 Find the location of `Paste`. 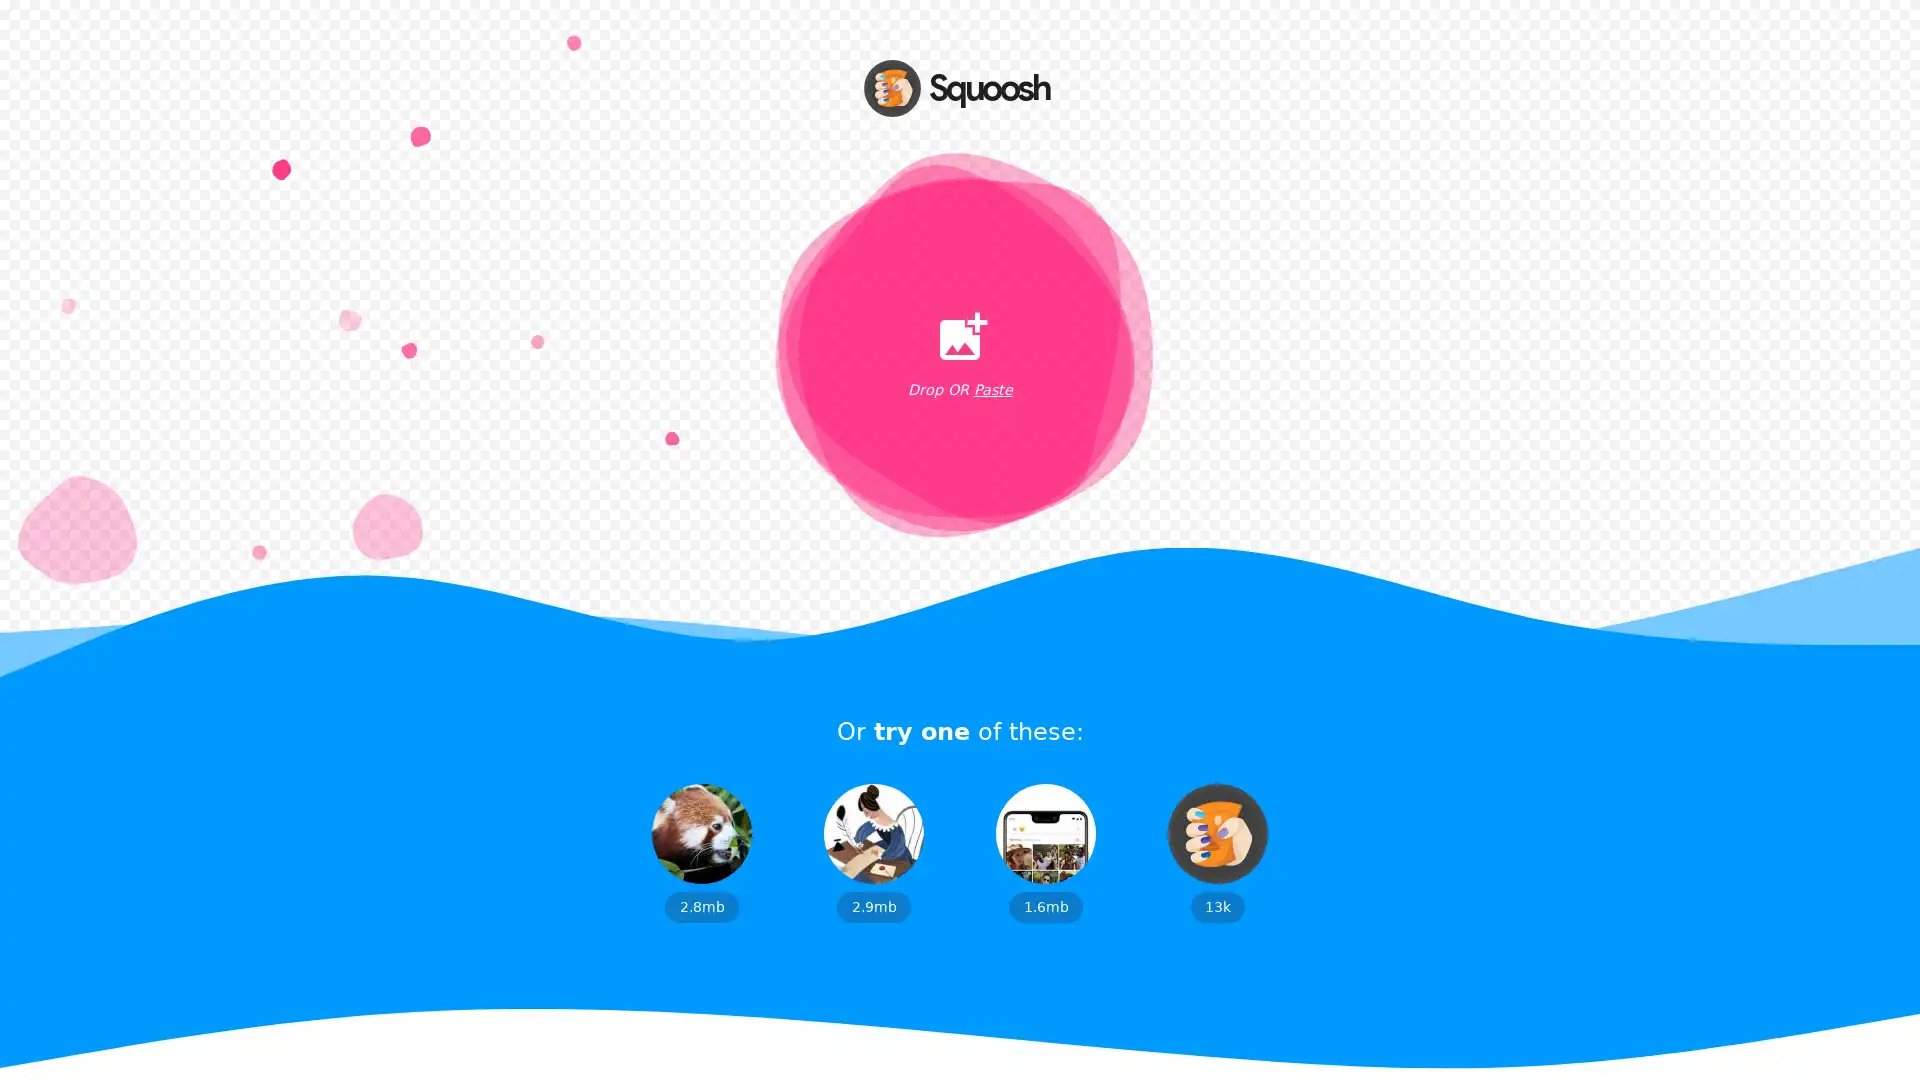

Paste is located at coordinates (992, 390).